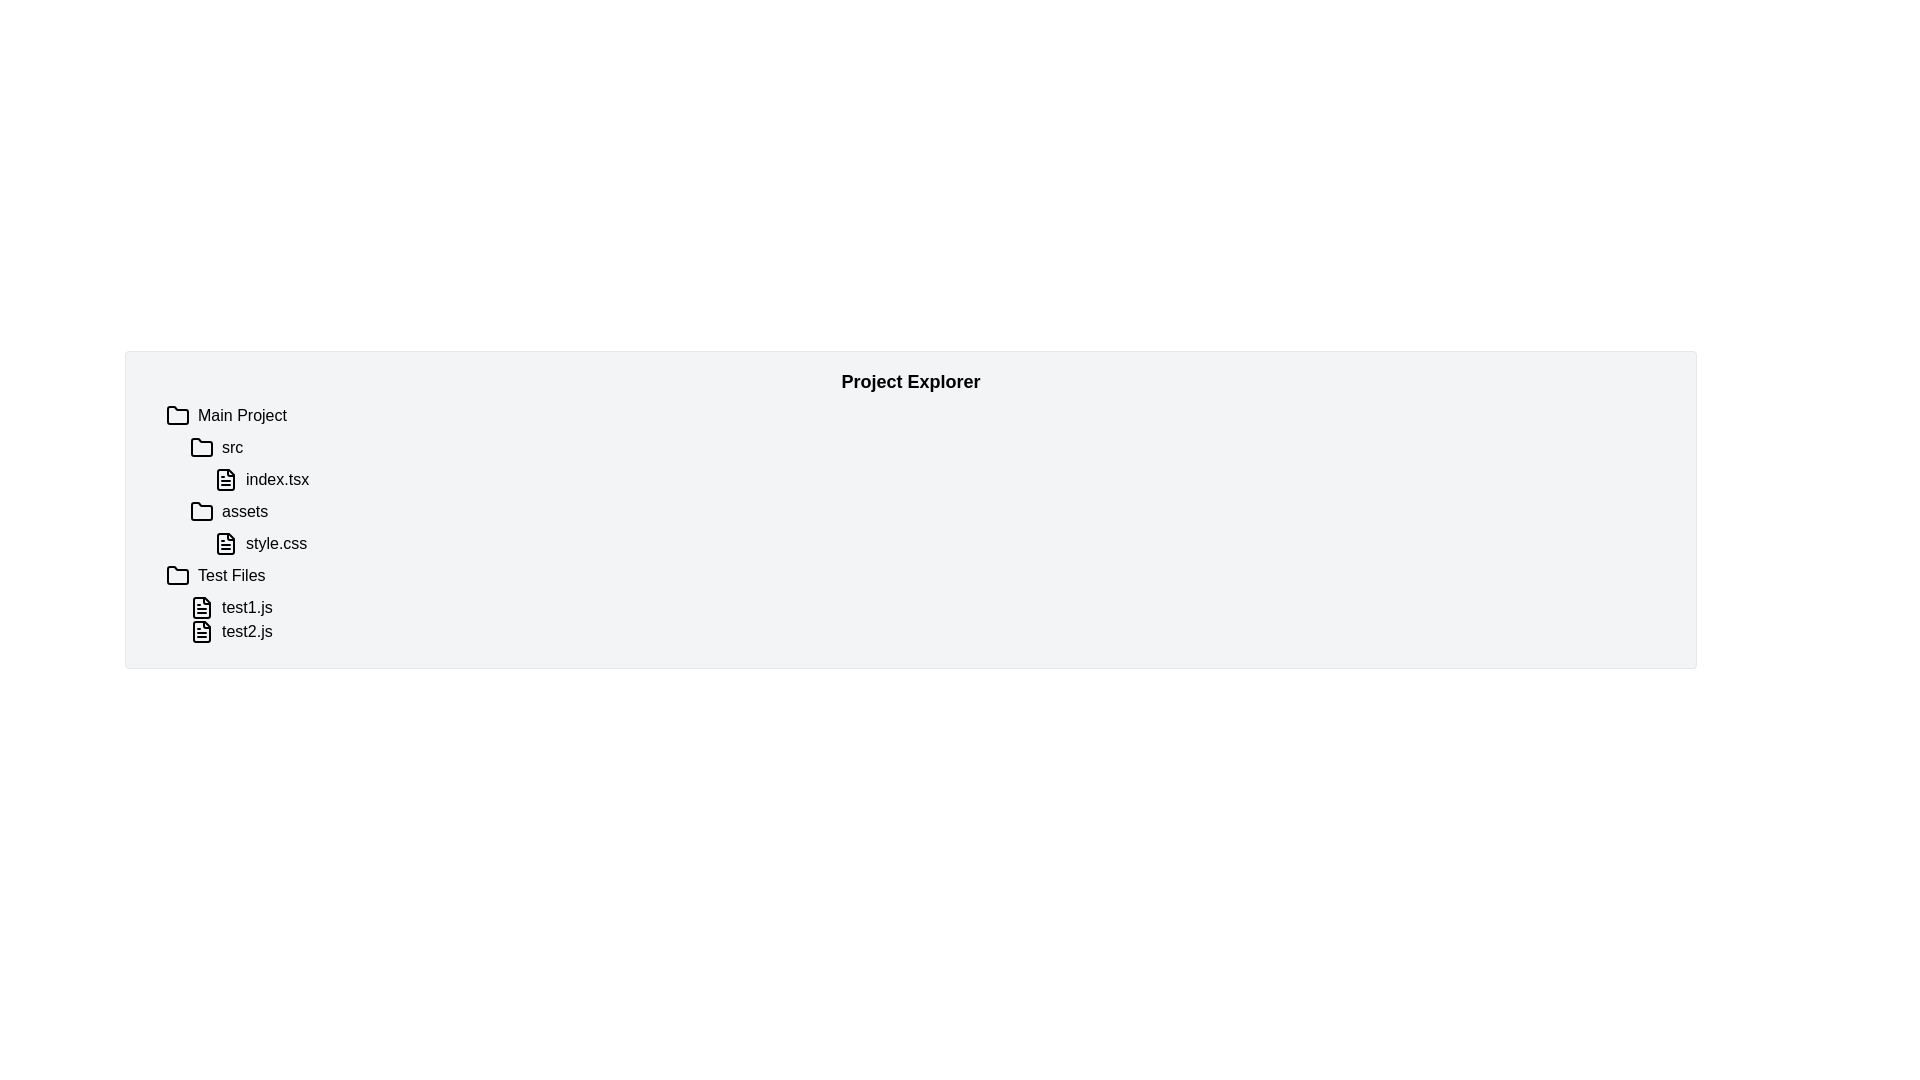 Image resolution: width=1920 pixels, height=1080 pixels. What do you see at coordinates (225, 479) in the screenshot?
I see `the file icon representing 'index.tsx' from the 'src' folder` at bounding box center [225, 479].